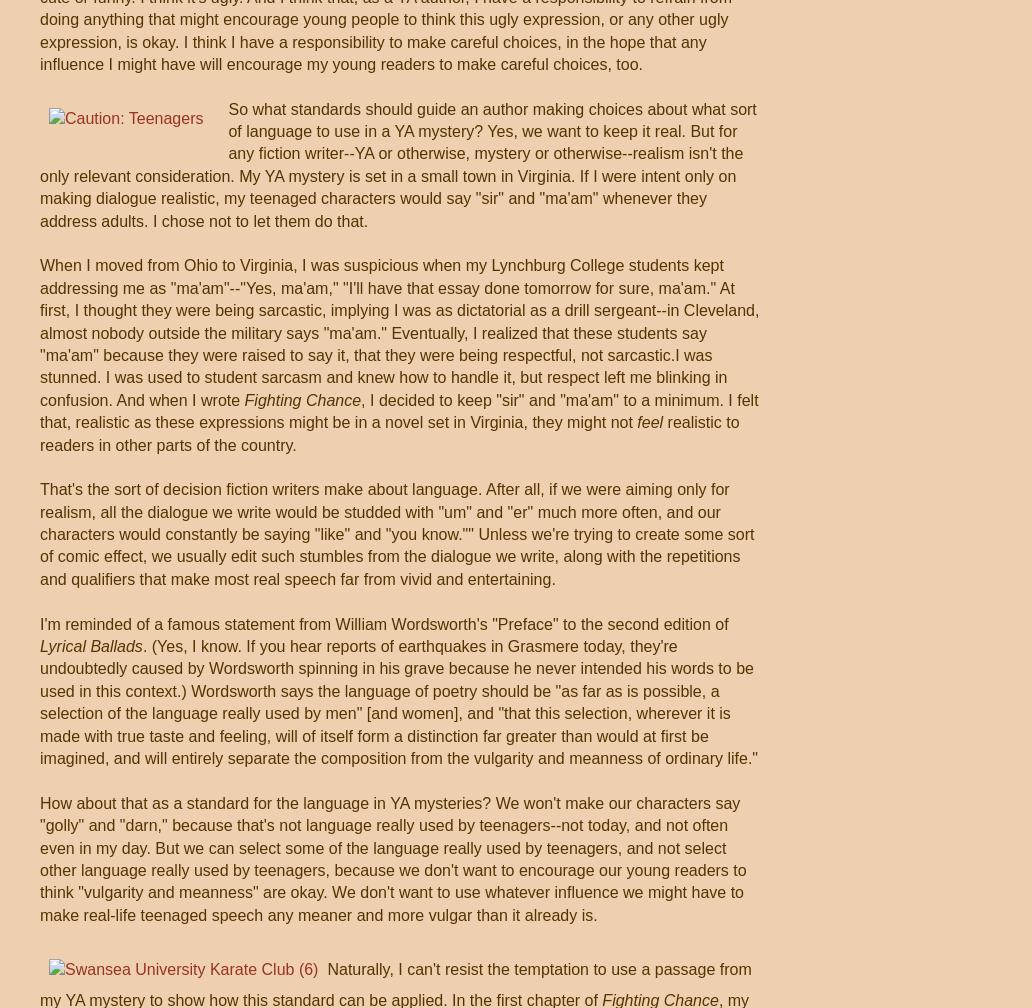 The height and width of the screenshot is (1008, 1032). I want to click on 'Fighting Chance', so click(302, 399).